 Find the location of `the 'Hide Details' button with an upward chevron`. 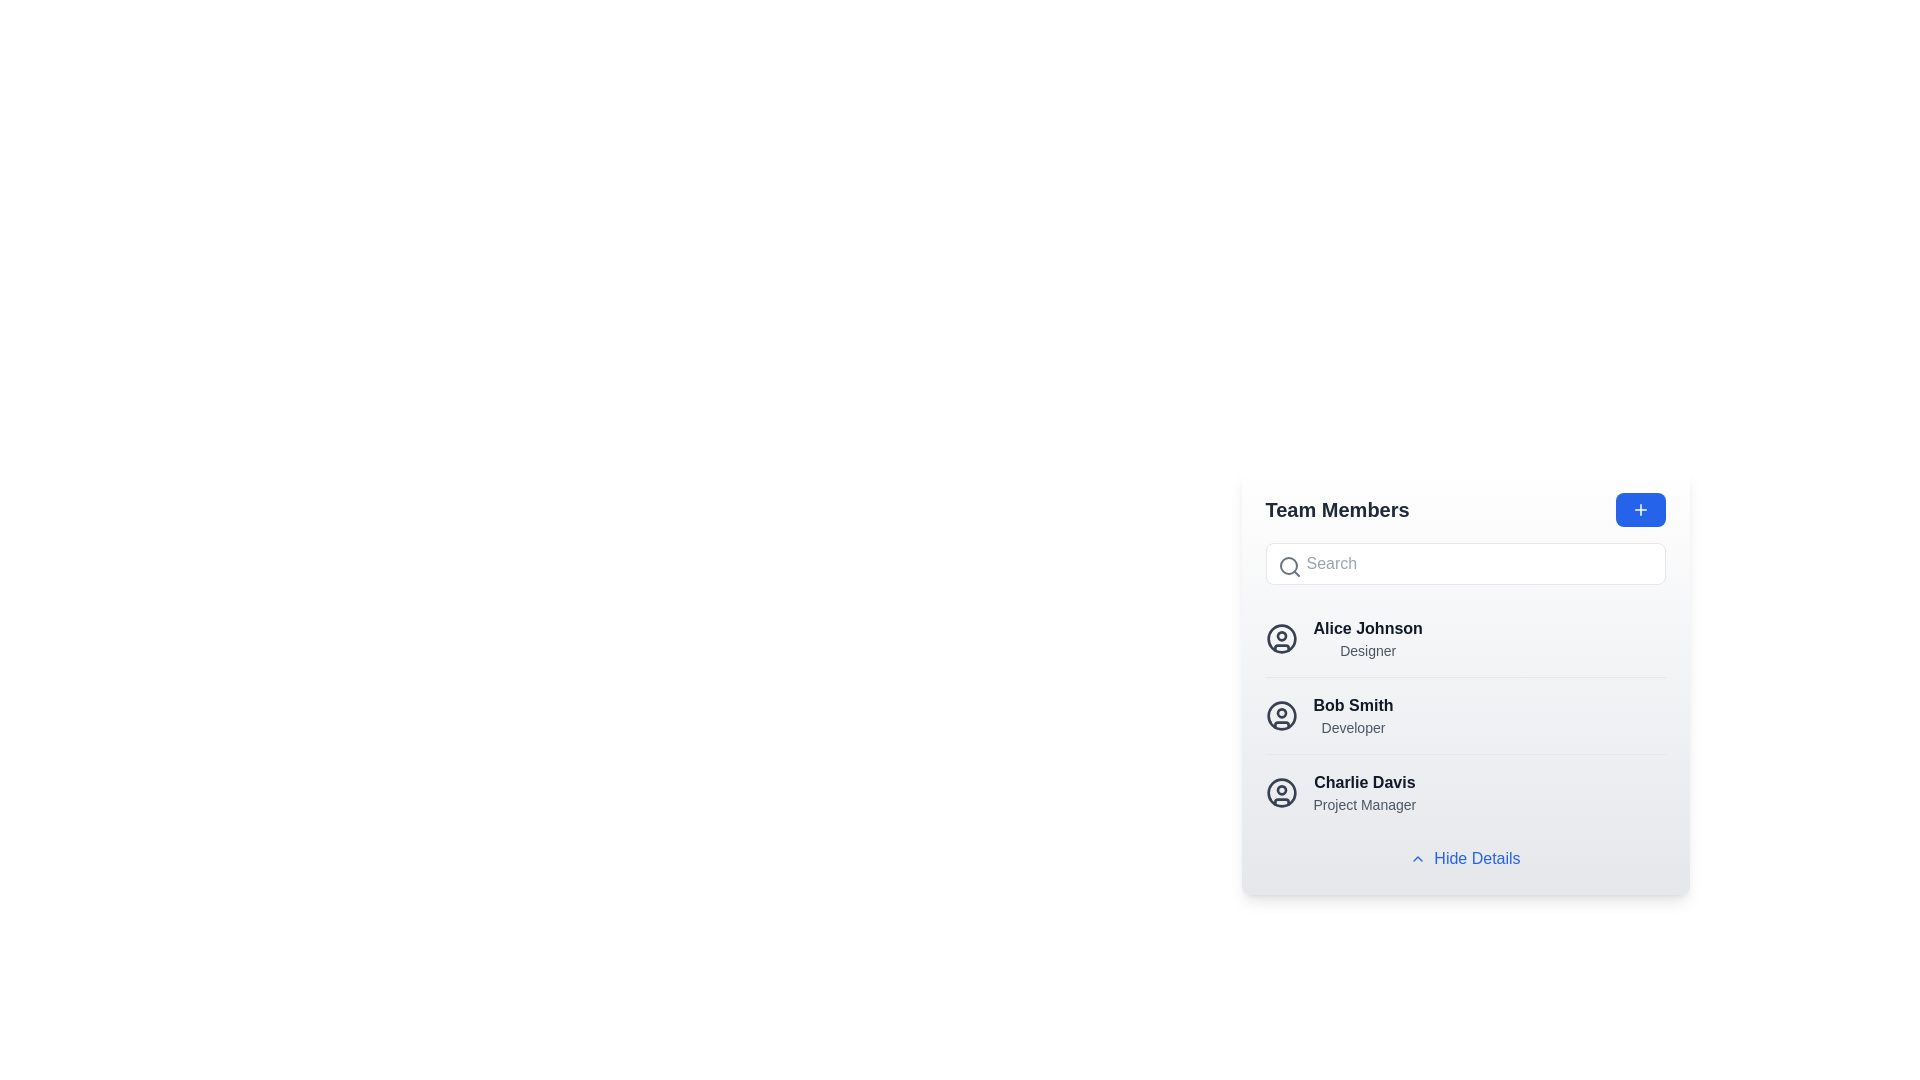

the 'Hide Details' button with an upward chevron is located at coordinates (1465, 858).